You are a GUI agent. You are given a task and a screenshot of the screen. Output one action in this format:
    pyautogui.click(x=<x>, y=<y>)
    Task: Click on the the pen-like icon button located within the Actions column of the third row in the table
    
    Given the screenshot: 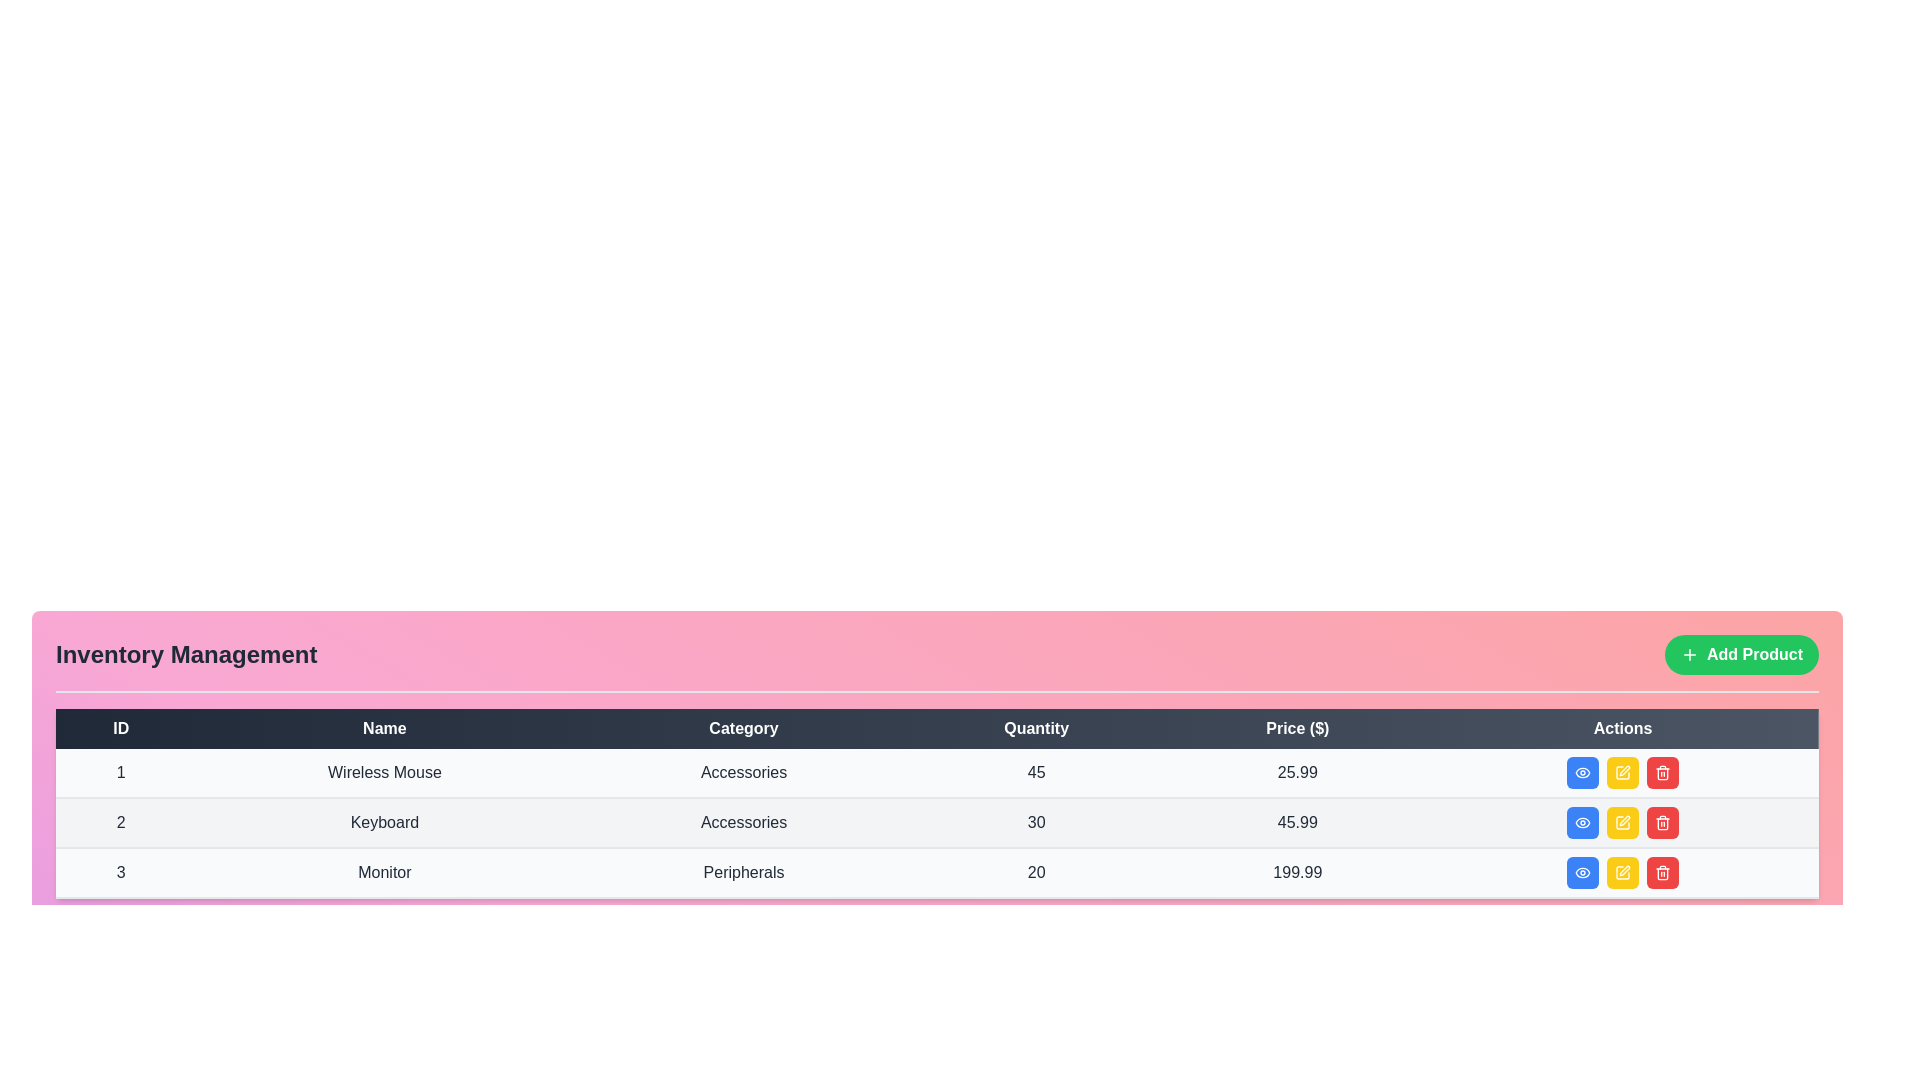 What is the action you would take?
    pyautogui.click(x=1625, y=870)
    